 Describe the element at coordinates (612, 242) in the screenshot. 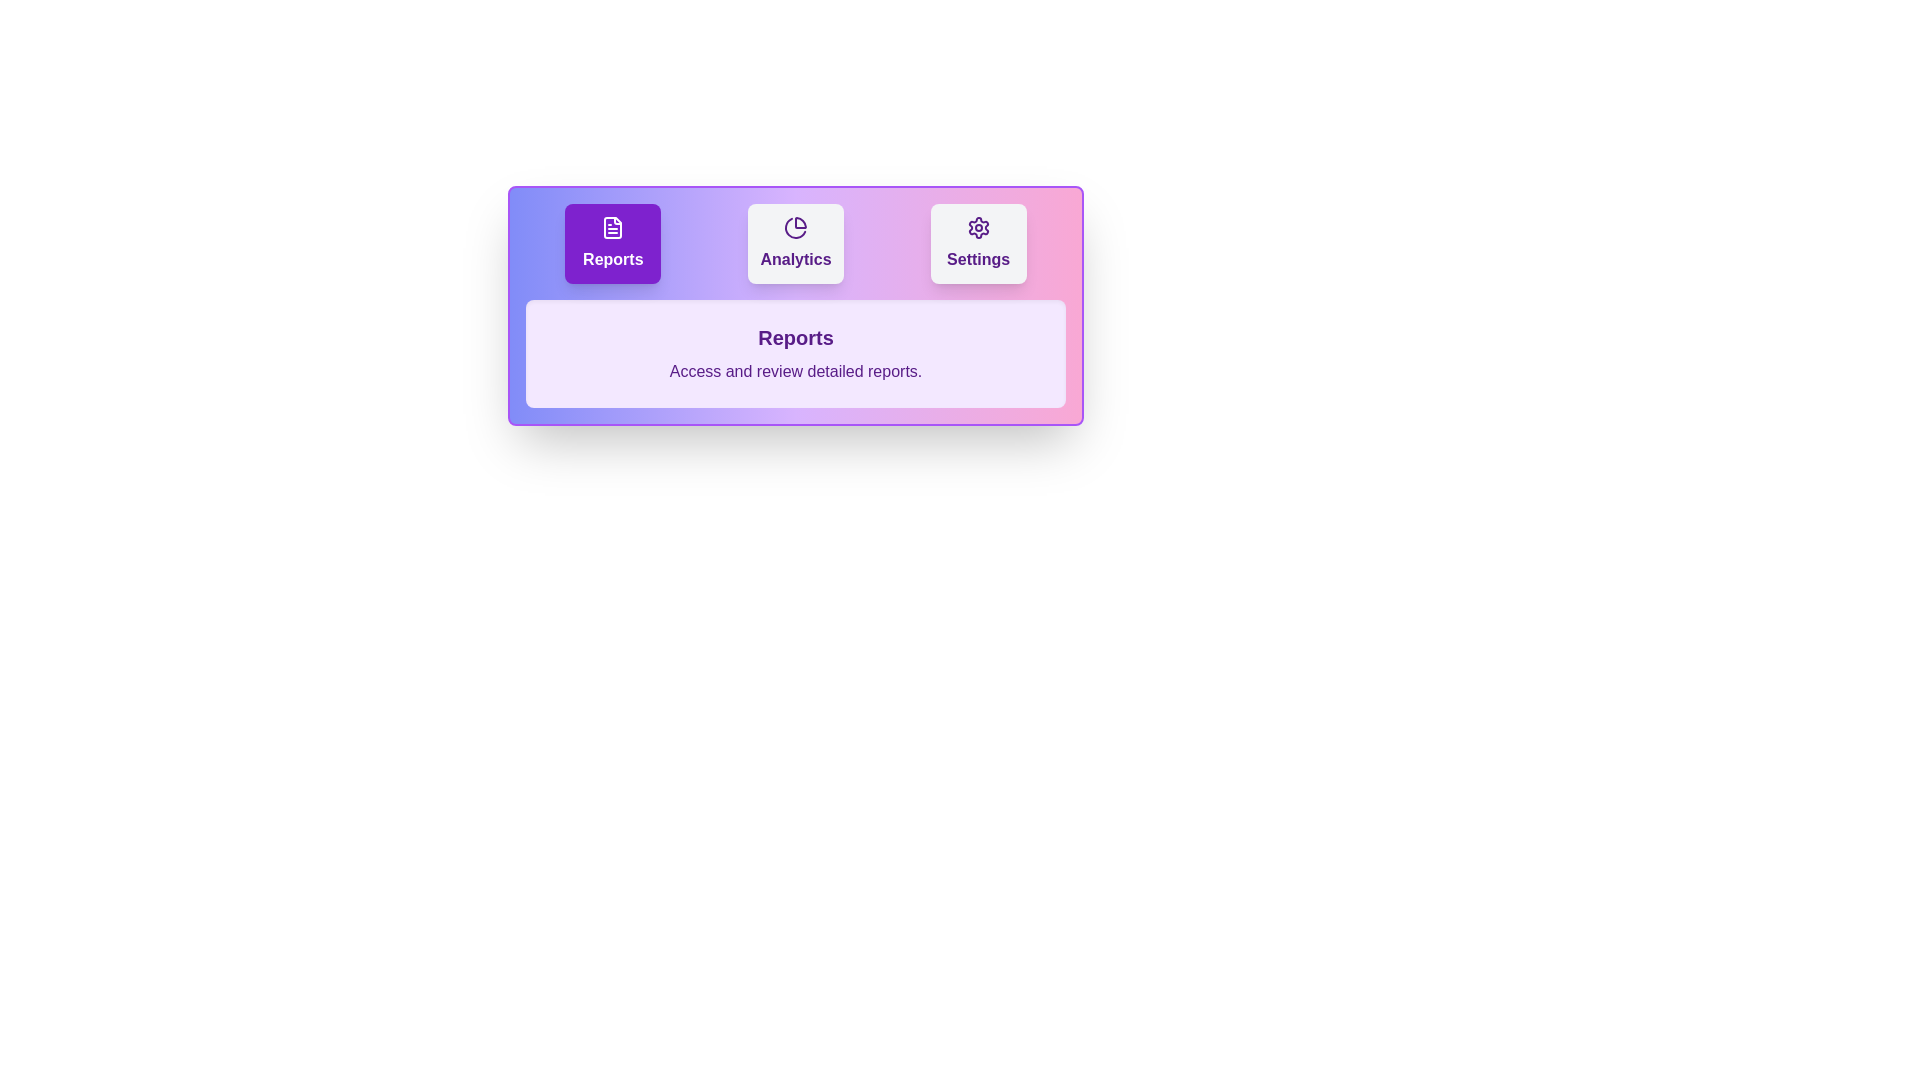

I see `the button labeled 'Reports' to observe its hover effect` at that location.